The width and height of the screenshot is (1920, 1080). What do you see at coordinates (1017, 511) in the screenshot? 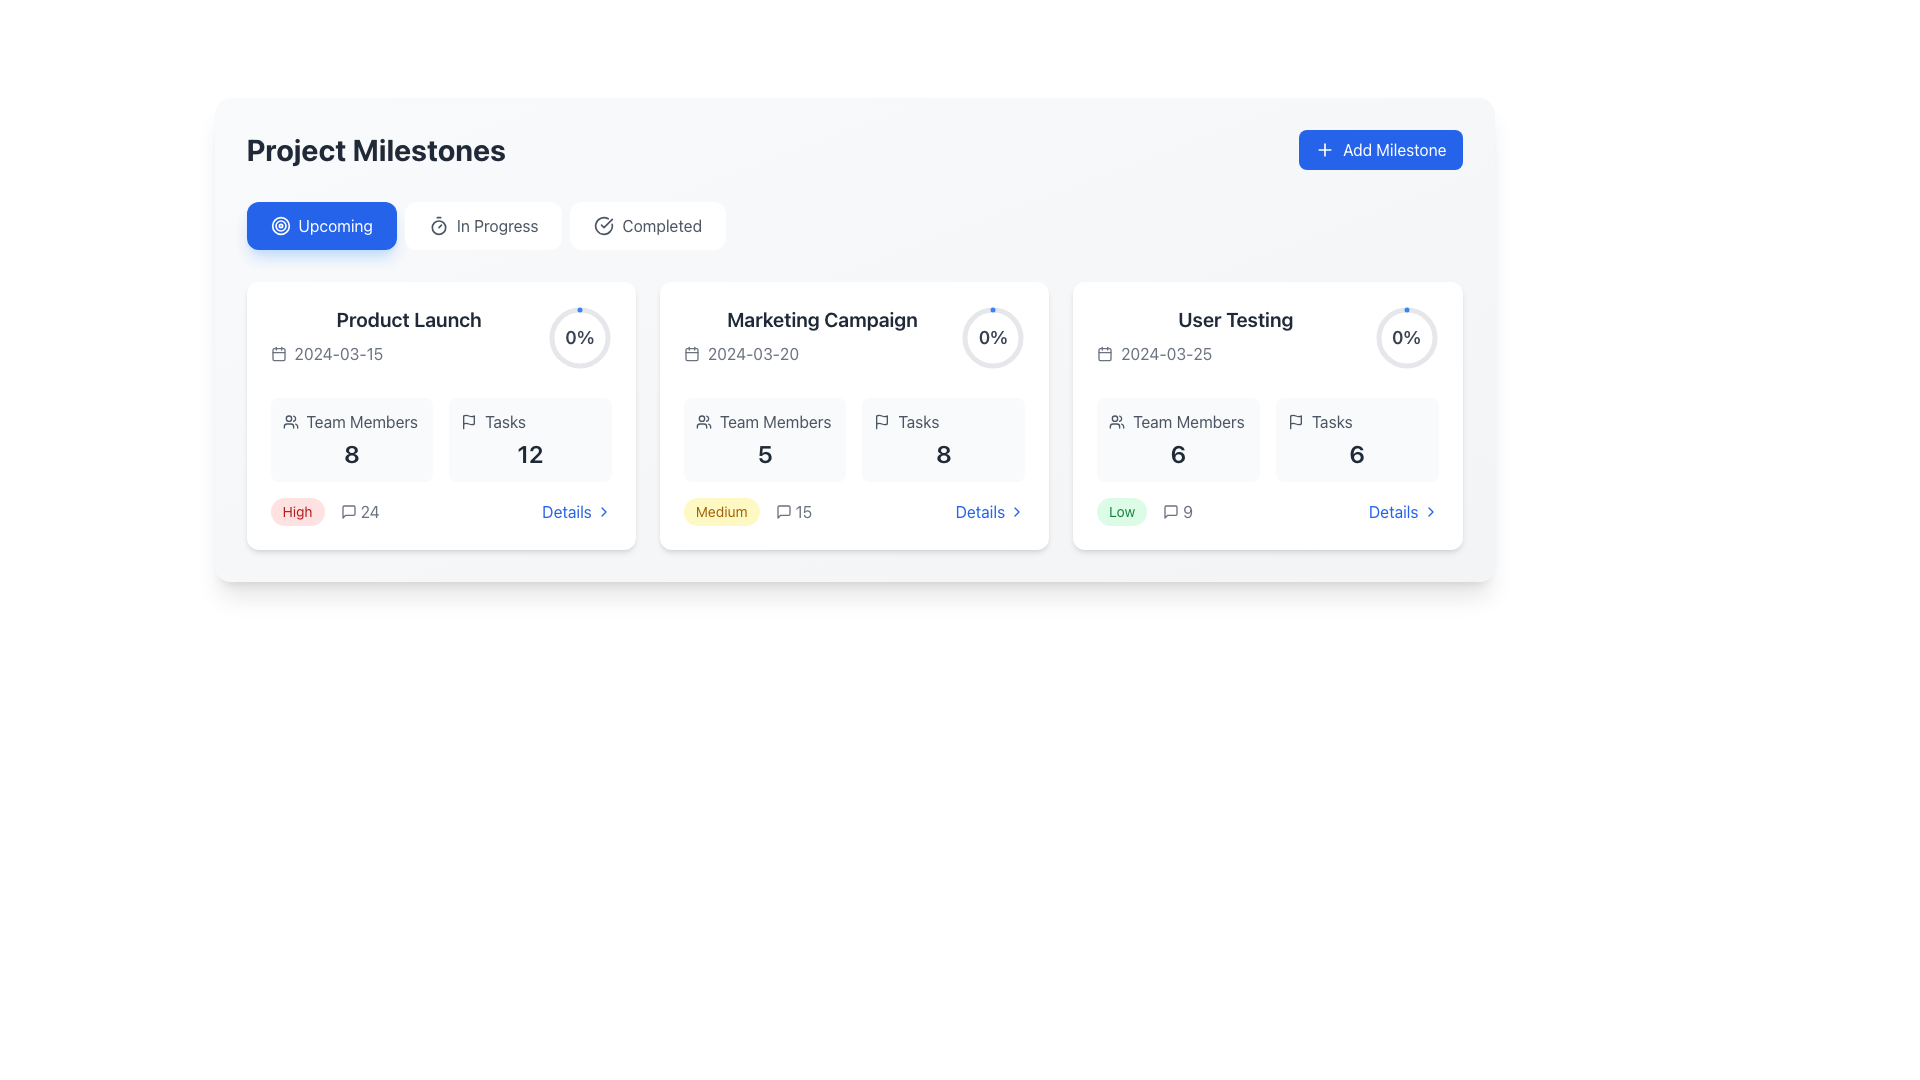
I see `the rightward-pointing chevron icon located on the right-hand side of the 'Details' text link in the 'Marketing Campaign' section` at bounding box center [1017, 511].